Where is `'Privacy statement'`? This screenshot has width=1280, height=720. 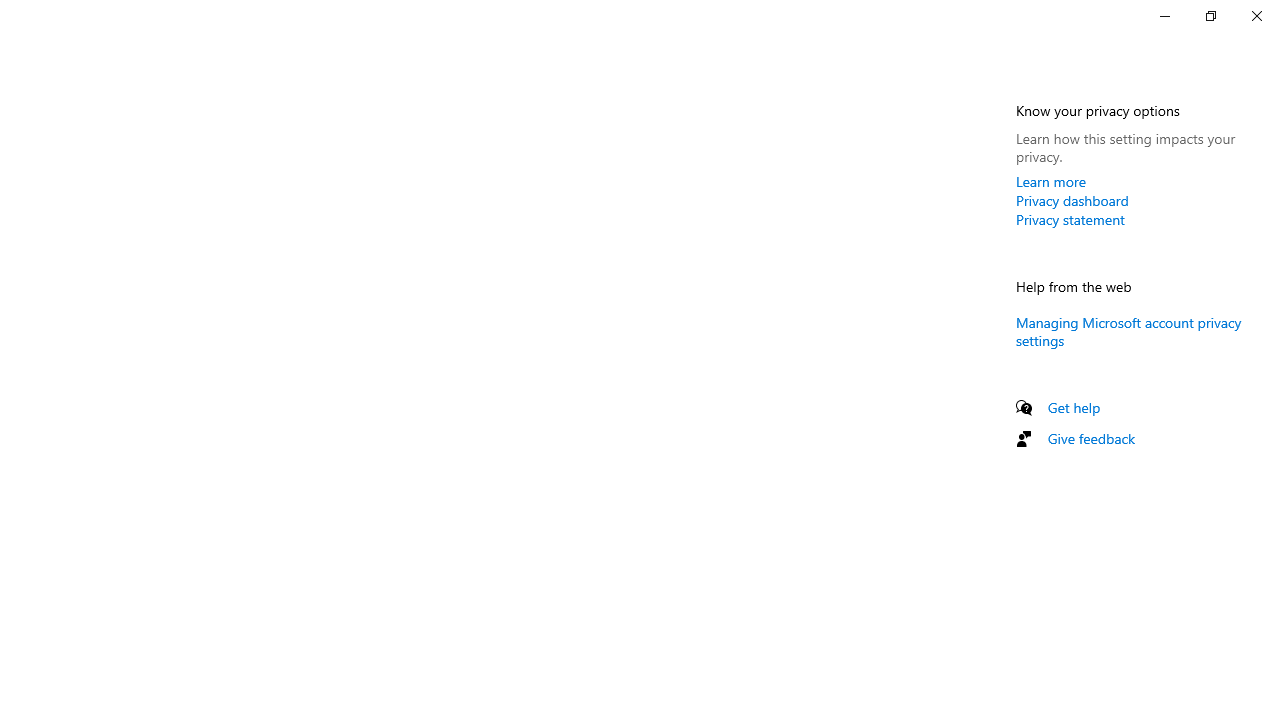
'Privacy statement' is located at coordinates (1069, 219).